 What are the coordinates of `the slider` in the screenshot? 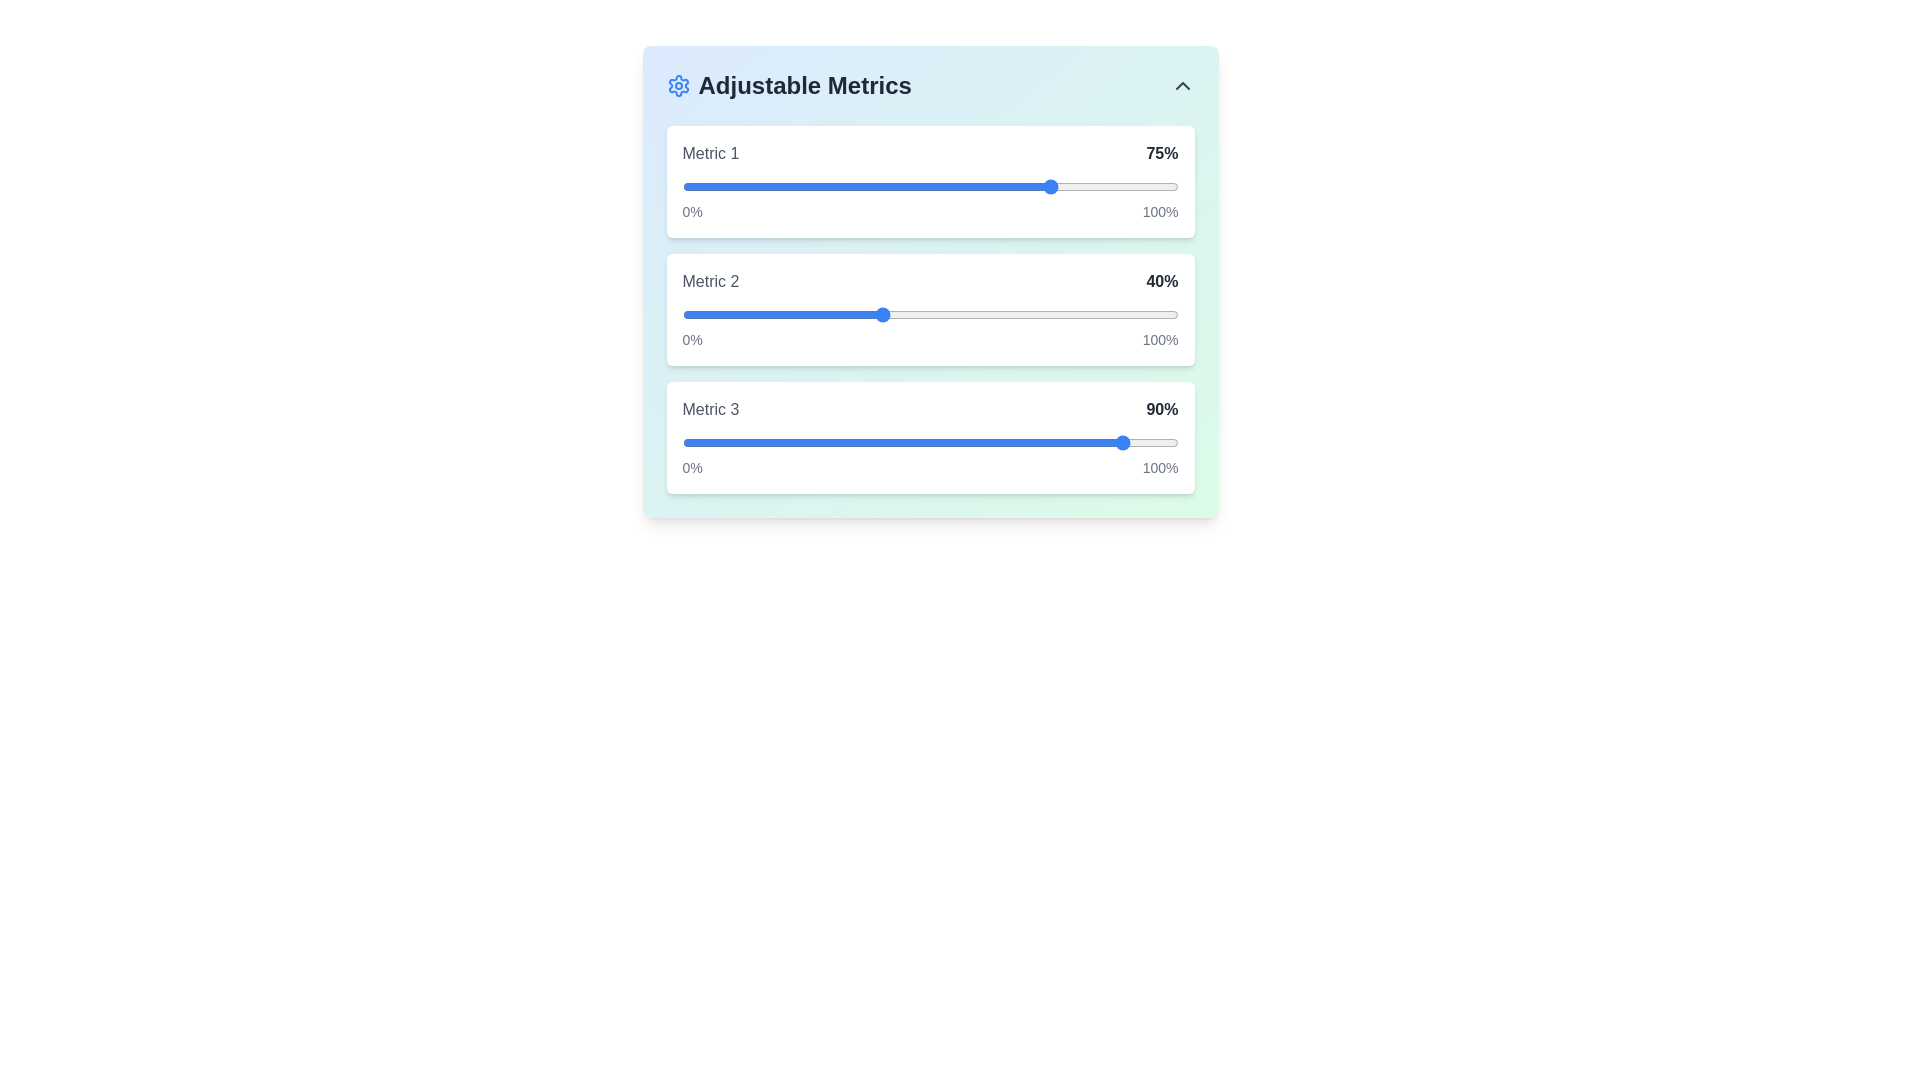 It's located at (836, 186).